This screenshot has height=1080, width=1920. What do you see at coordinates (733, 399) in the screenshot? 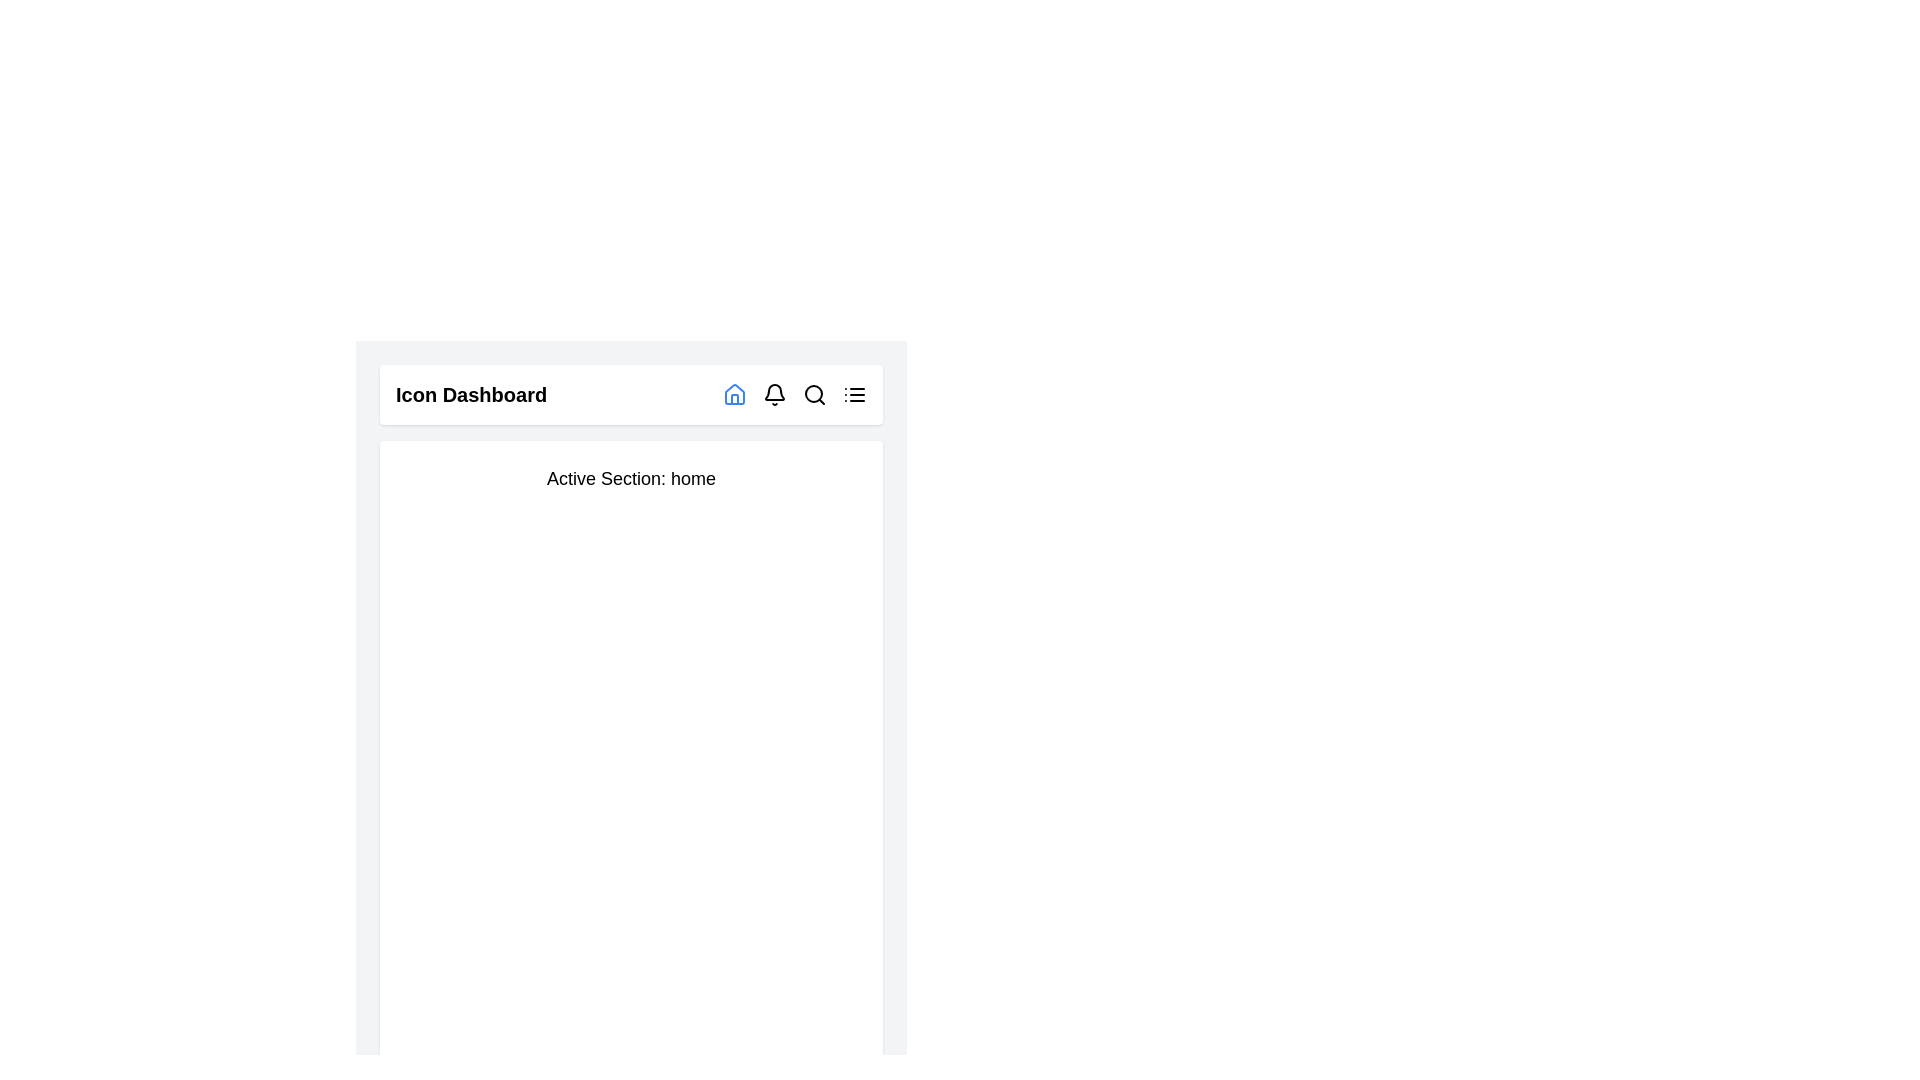
I see `the doorway of the house icon, which is centrally aligned within the house-shaped icon in the top navigation bar, located to the left of the bell icon and the magnifying glass icon` at bounding box center [733, 399].